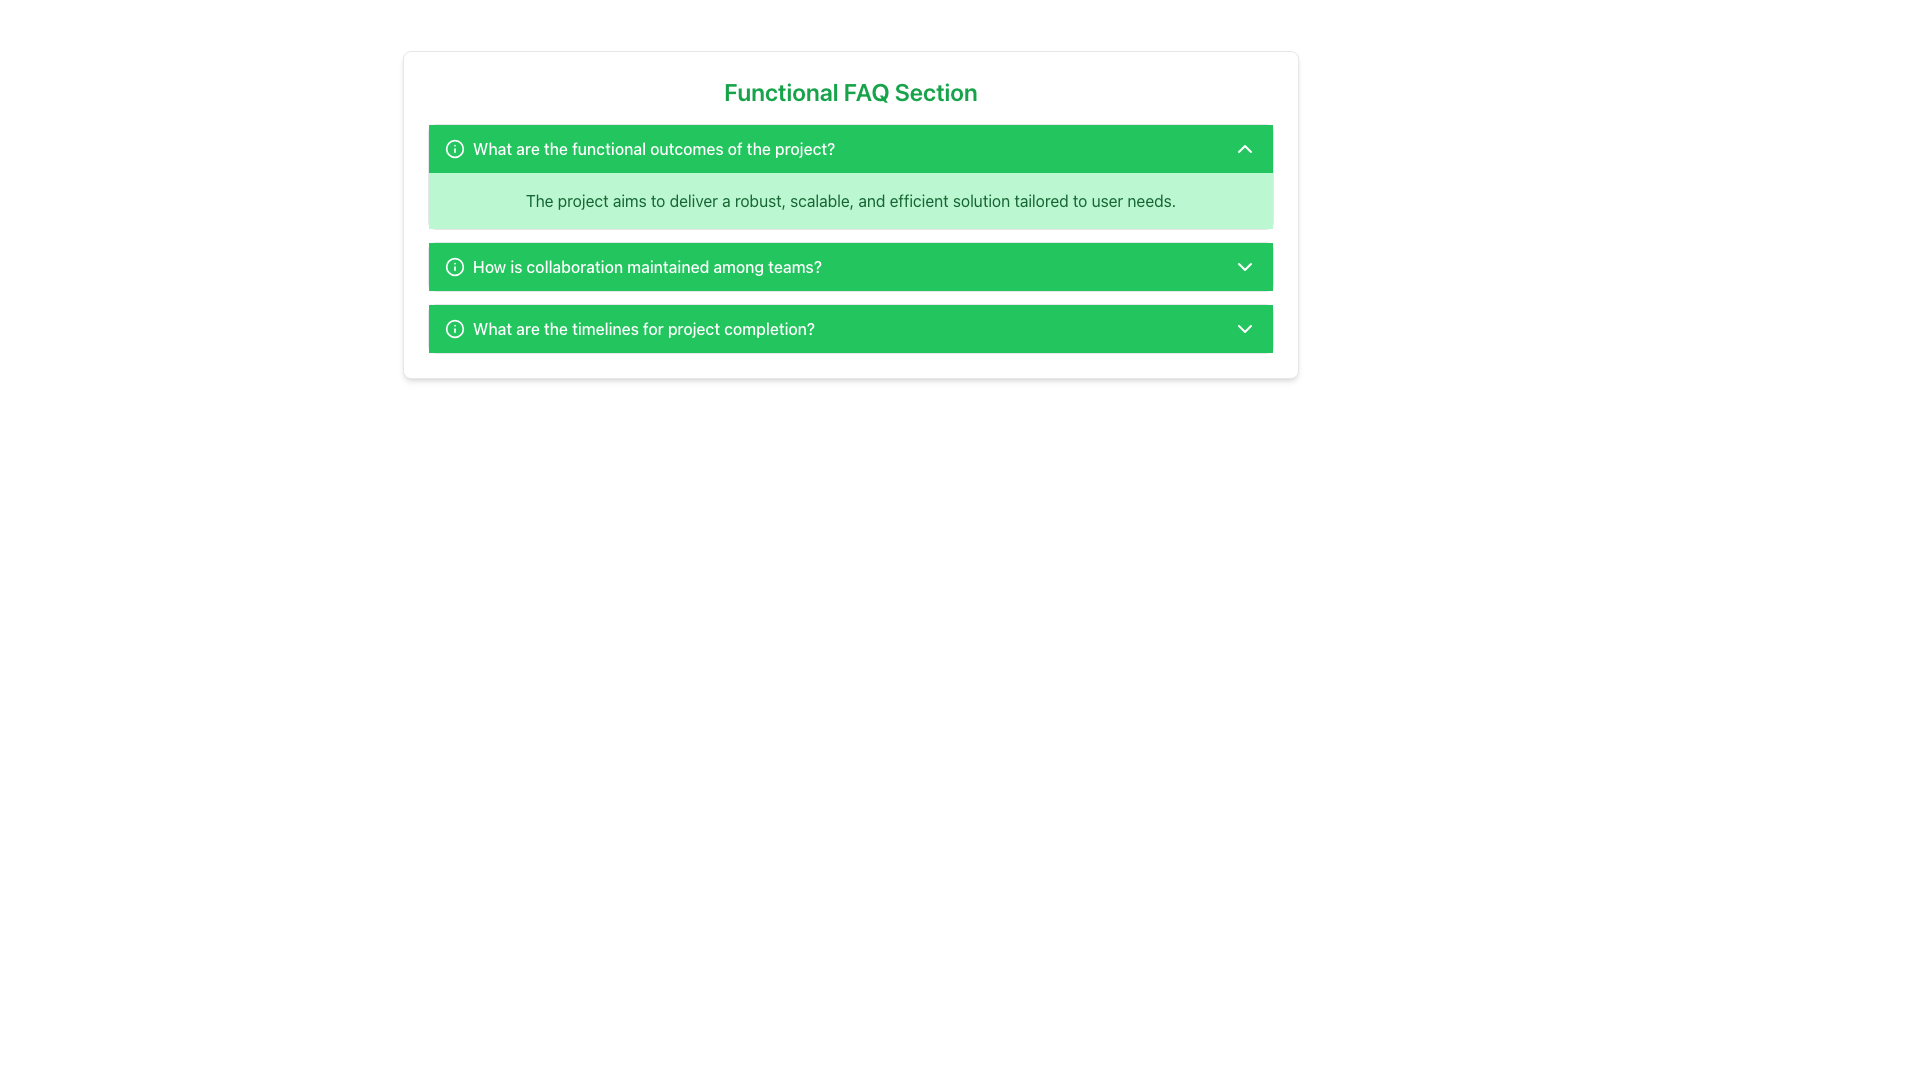  What do you see at coordinates (629, 327) in the screenshot?
I see `the text element displaying 'What are the timelines for project completion?'` at bounding box center [629, 327].